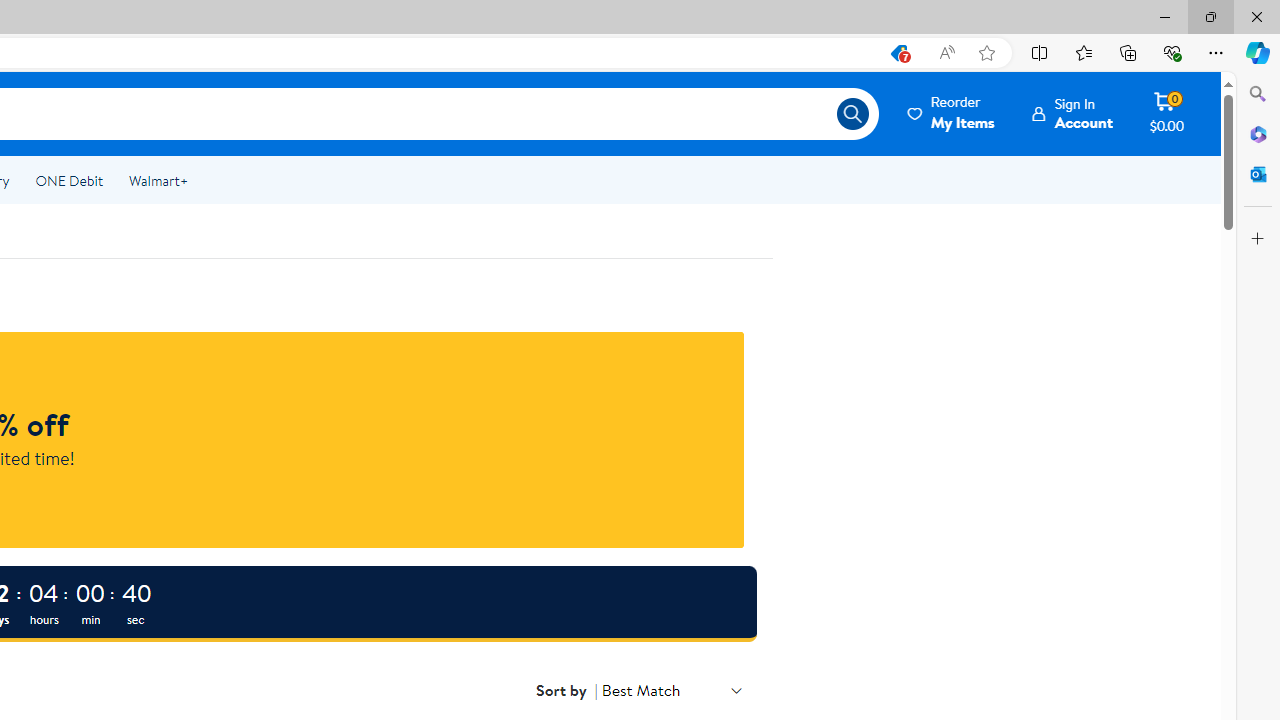  What do you see at coordinates (1072, 113) in the screenshot?
I see `'Sign InAccount'` at bounding box center [1072, 113].